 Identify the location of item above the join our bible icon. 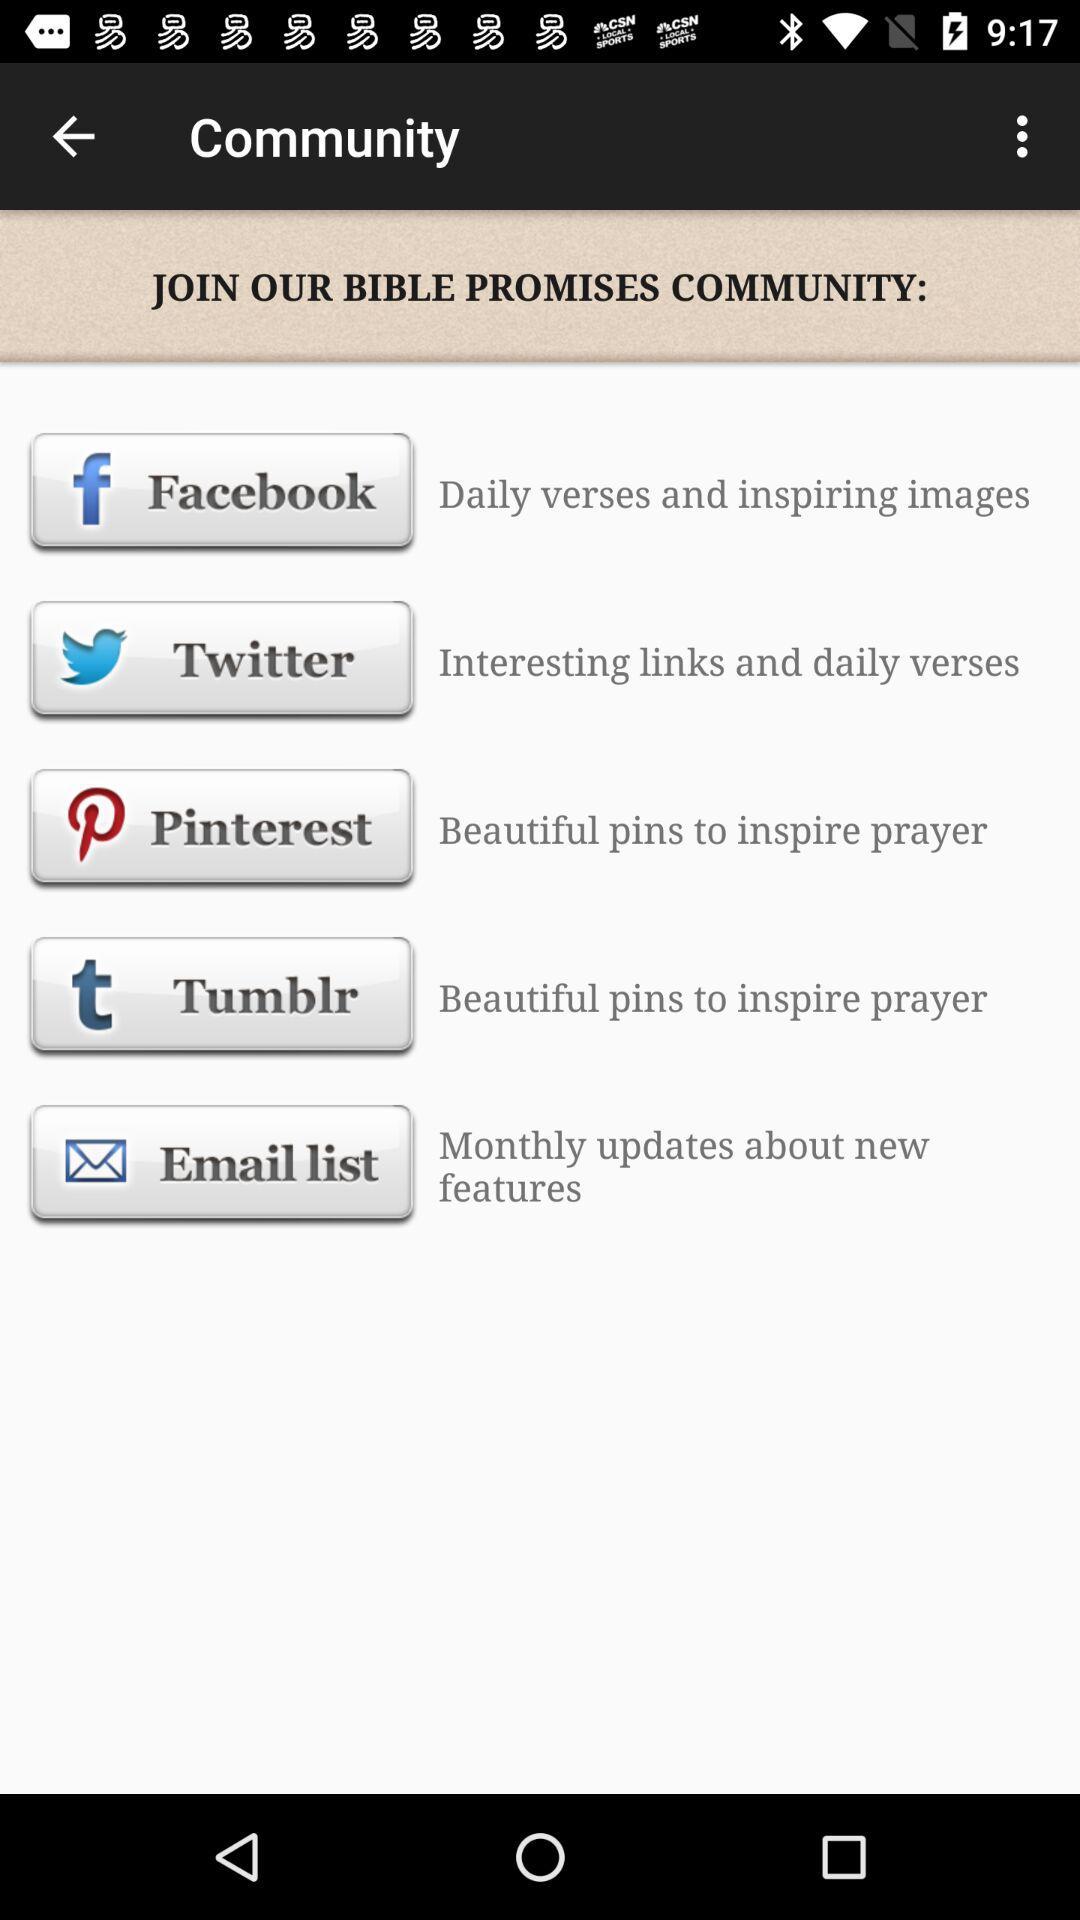
(1027, 135).